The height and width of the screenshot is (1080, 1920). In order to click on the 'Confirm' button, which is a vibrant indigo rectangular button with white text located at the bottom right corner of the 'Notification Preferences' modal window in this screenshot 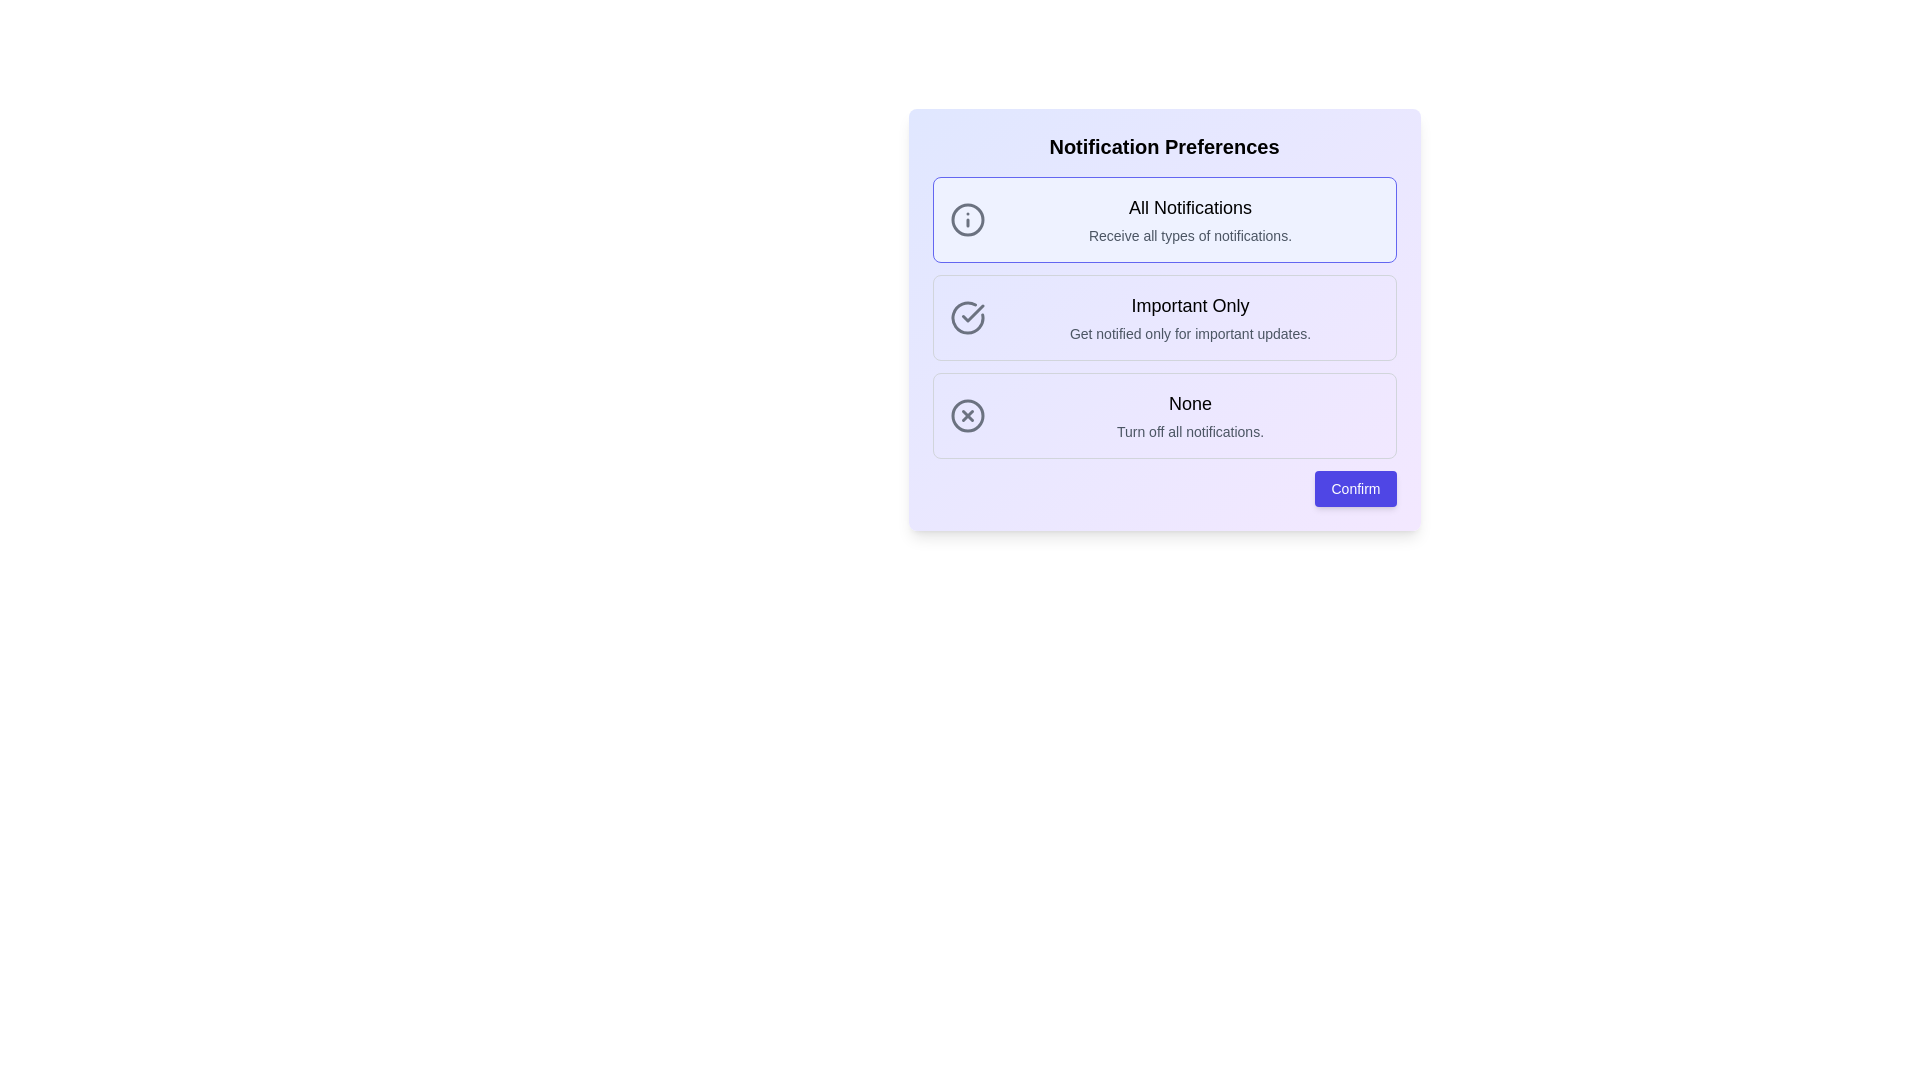, I will do `click(1355, 489)`.